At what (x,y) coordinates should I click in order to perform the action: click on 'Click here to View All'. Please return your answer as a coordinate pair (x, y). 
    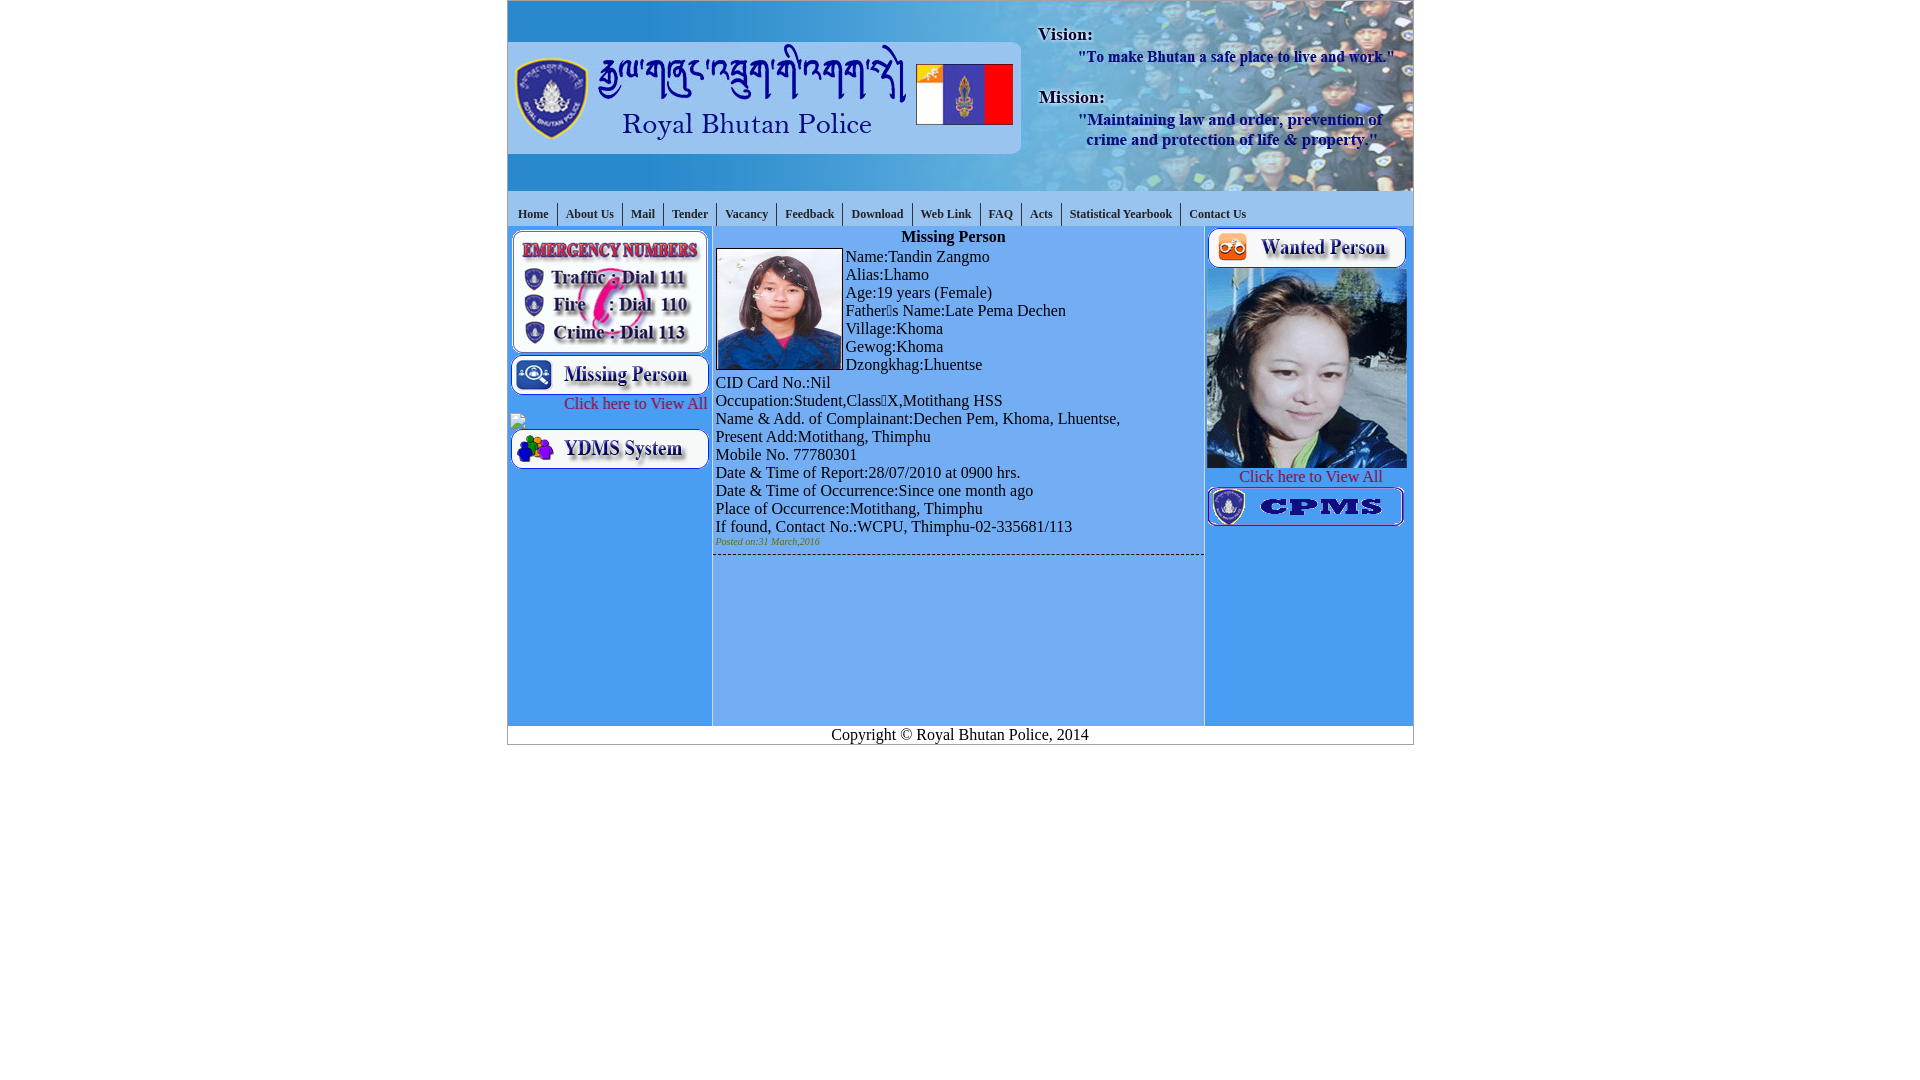
    Looking at the image, I should click on (1326, 476).